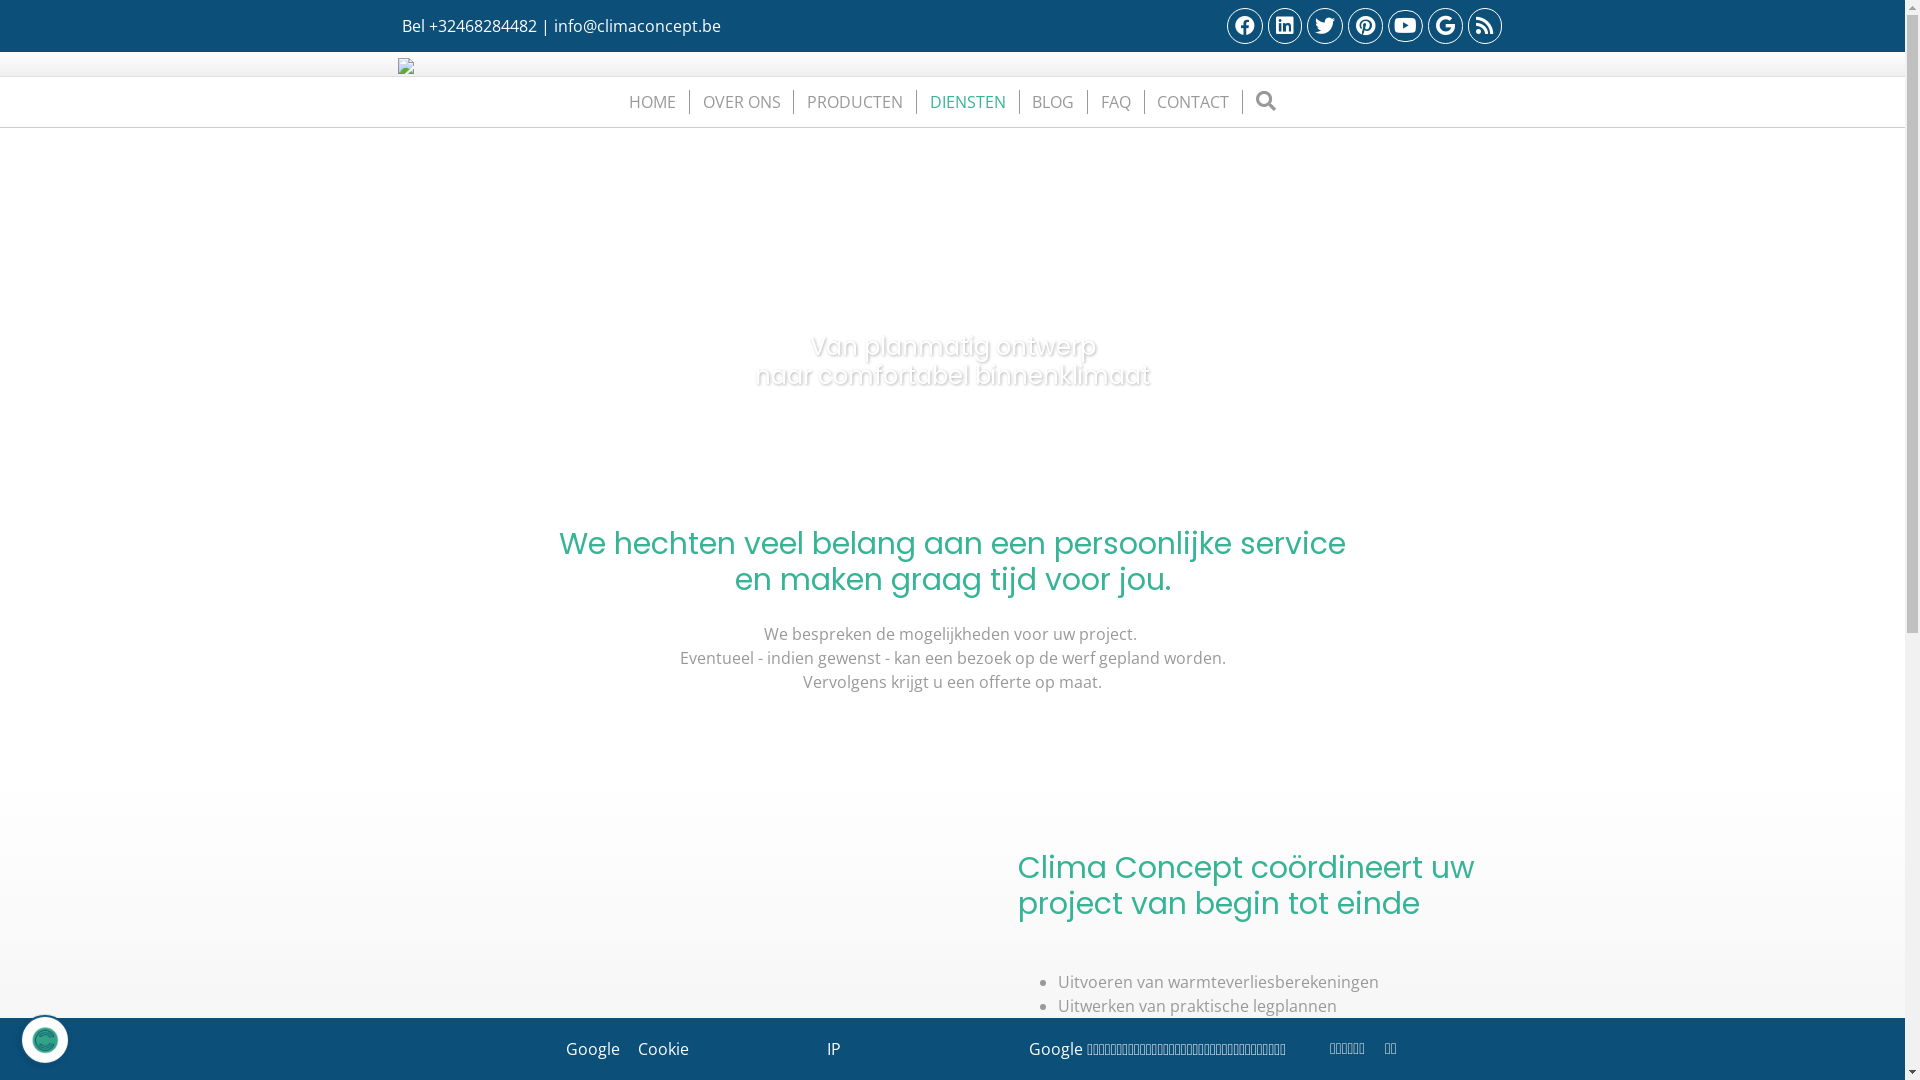 The width and height of the screenshot is (1920, 1080). What do you see at coordinates (481, 26) in the screenshot?
I see `'+32468284482'` at bounding box center [481, 26].